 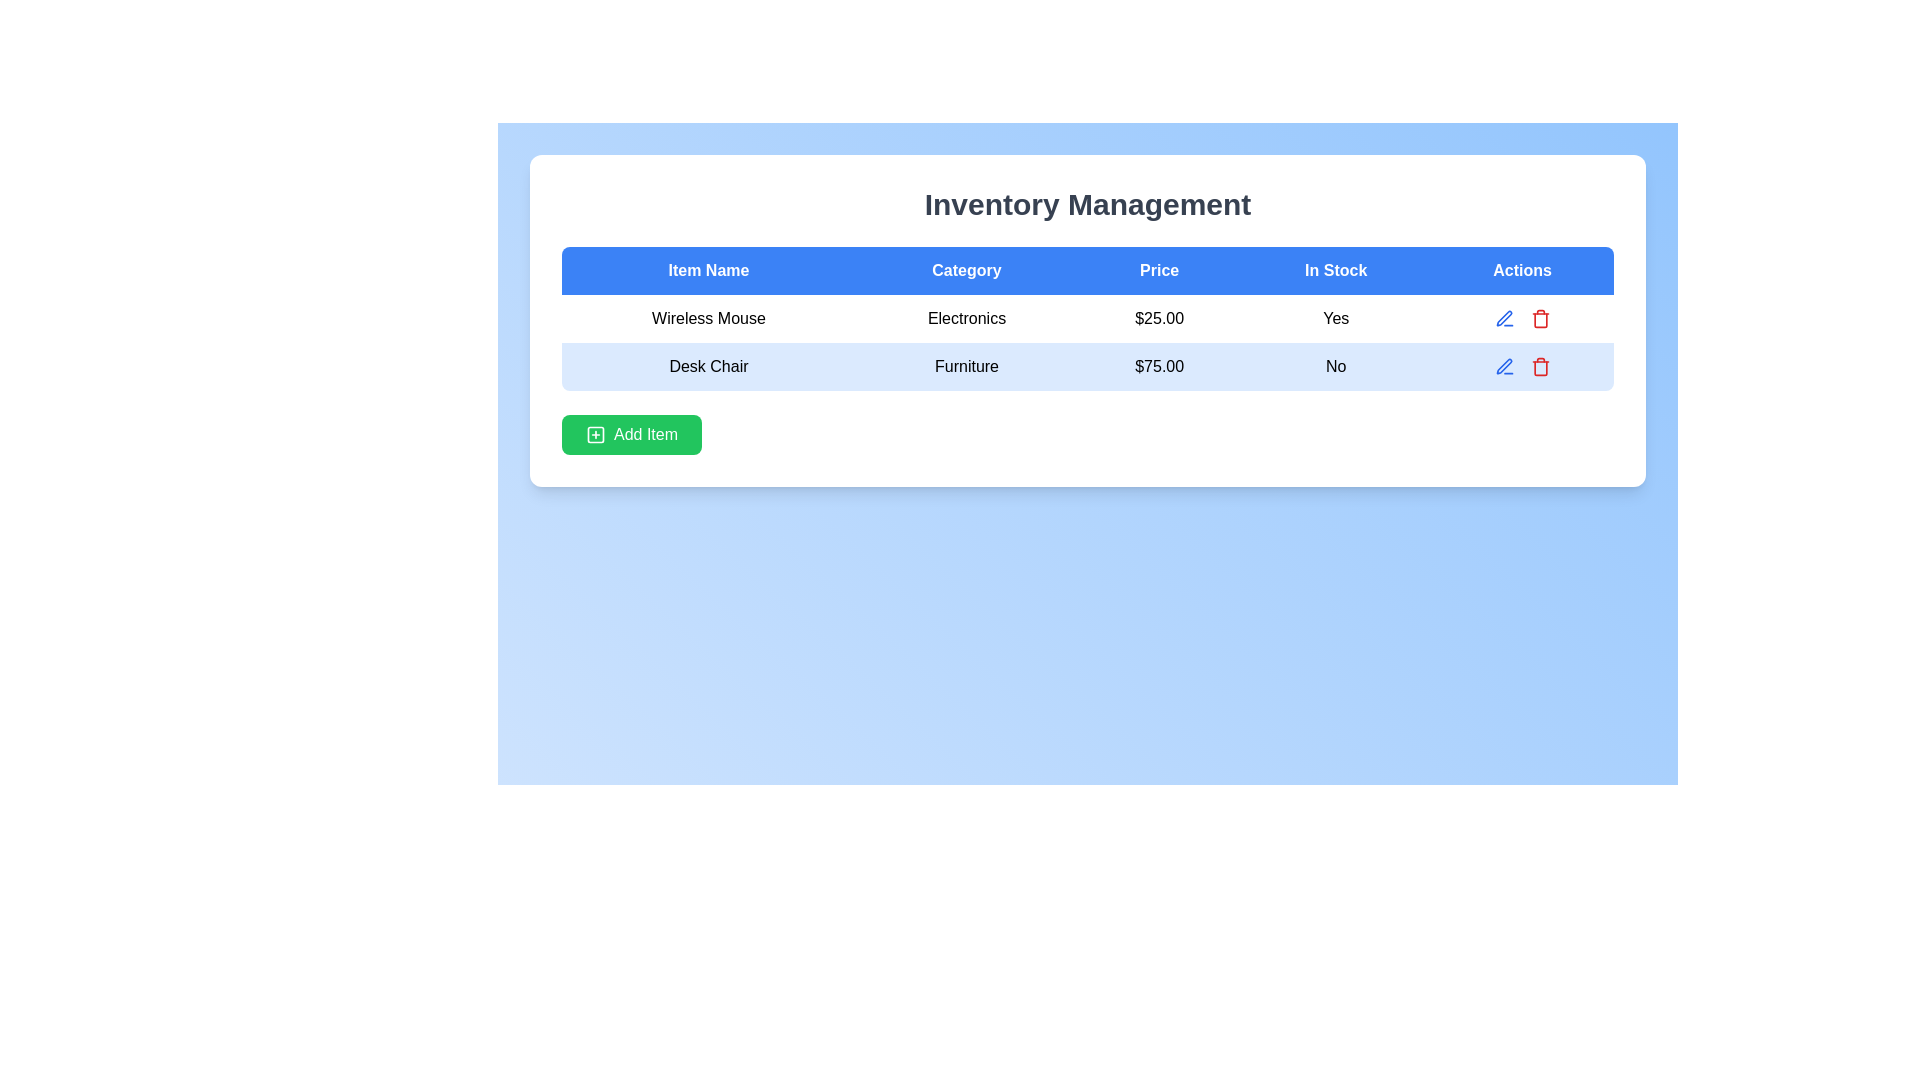 I want to click on the interactive icons in the 'Actions' column of the first row corresponding to the 'Wireless Mouse' entry, so click(x=1521, y=318).